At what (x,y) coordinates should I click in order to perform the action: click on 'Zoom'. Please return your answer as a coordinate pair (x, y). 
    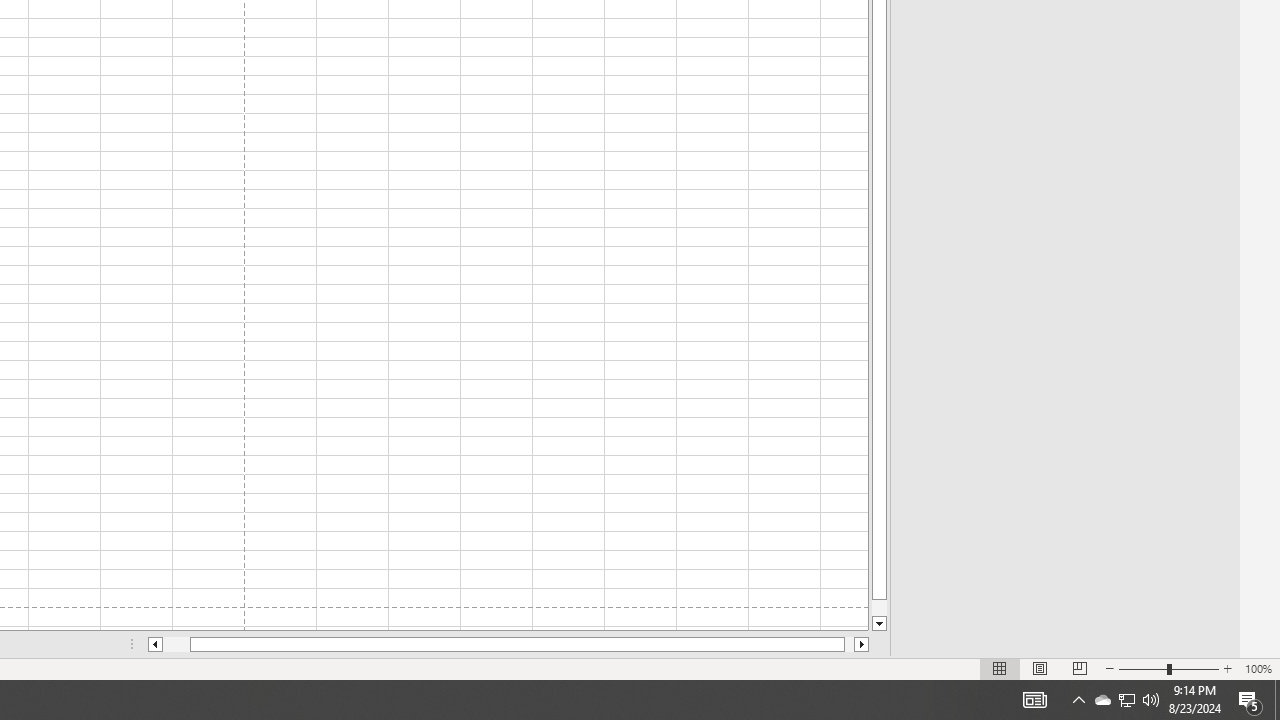
    Looking at the image, I should click on (1168, 669).